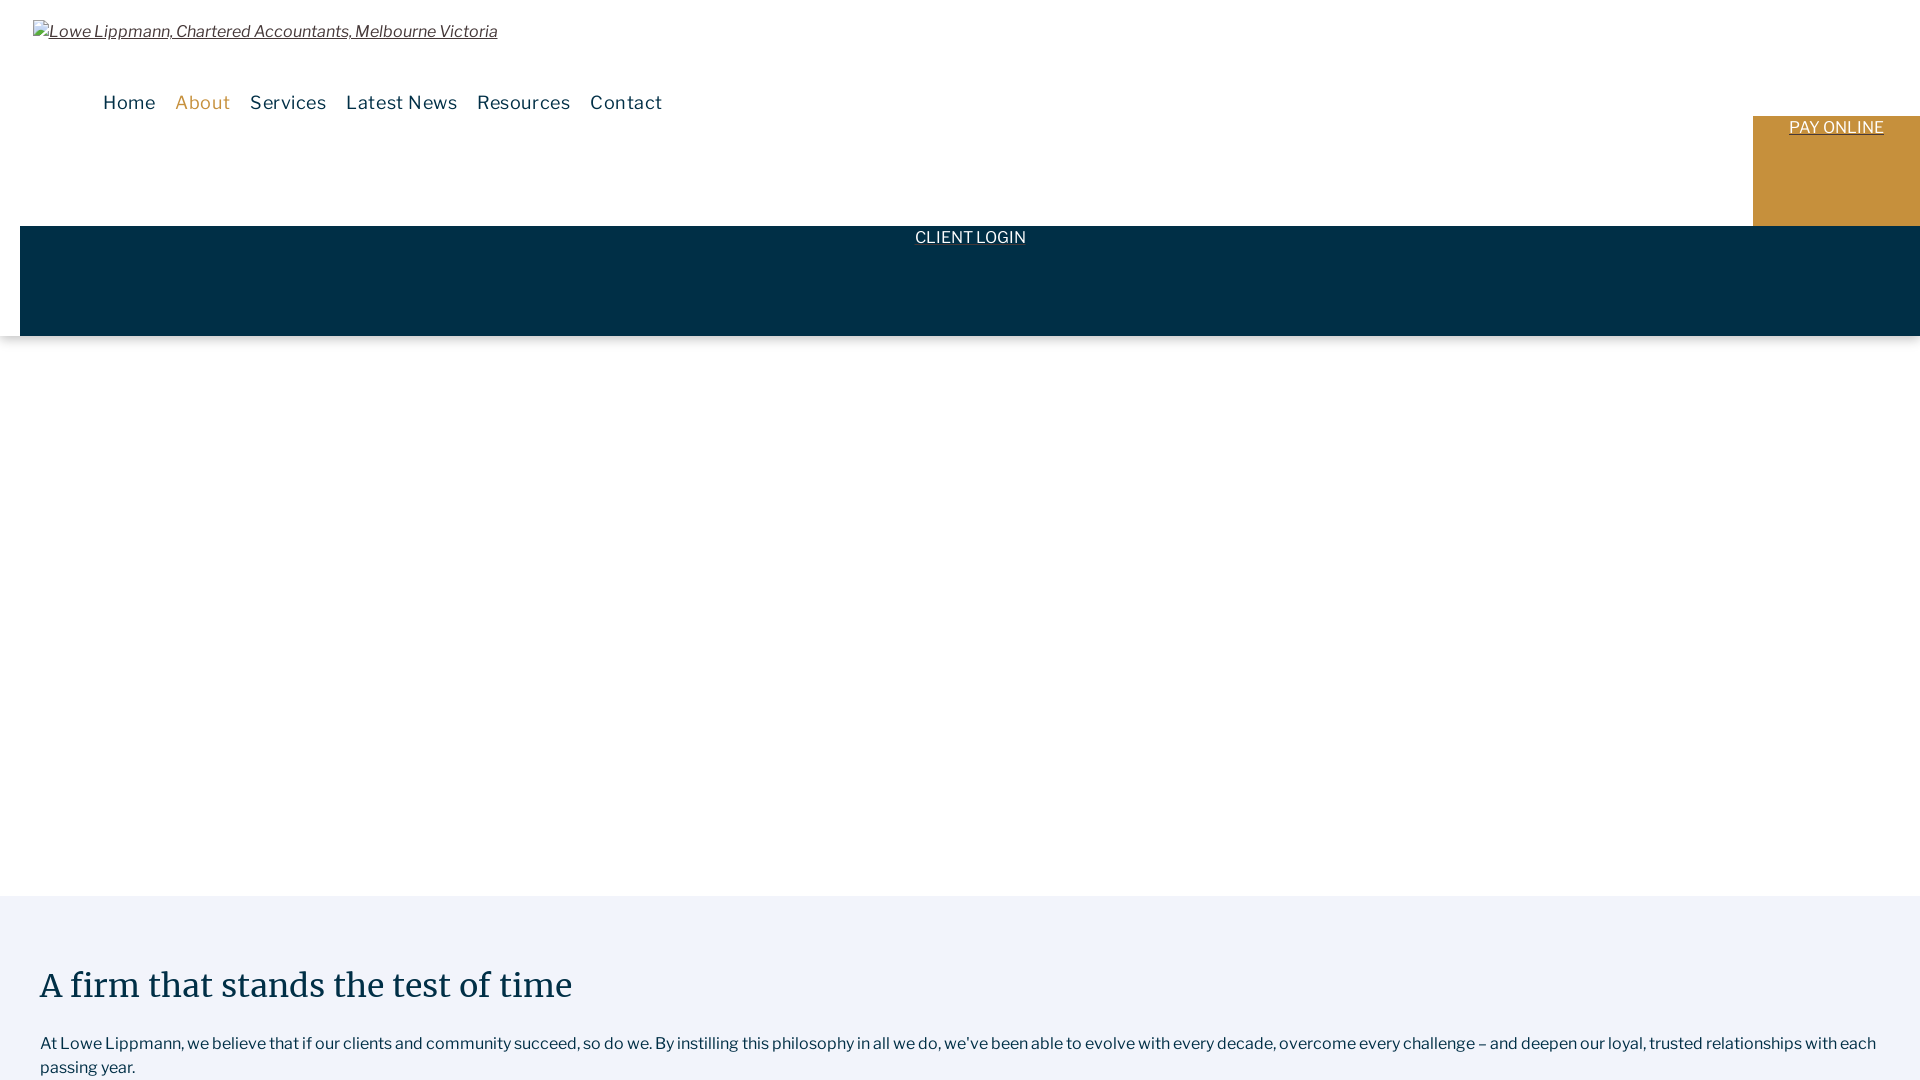  I want to click on 'Latest News', so click(400, 102).